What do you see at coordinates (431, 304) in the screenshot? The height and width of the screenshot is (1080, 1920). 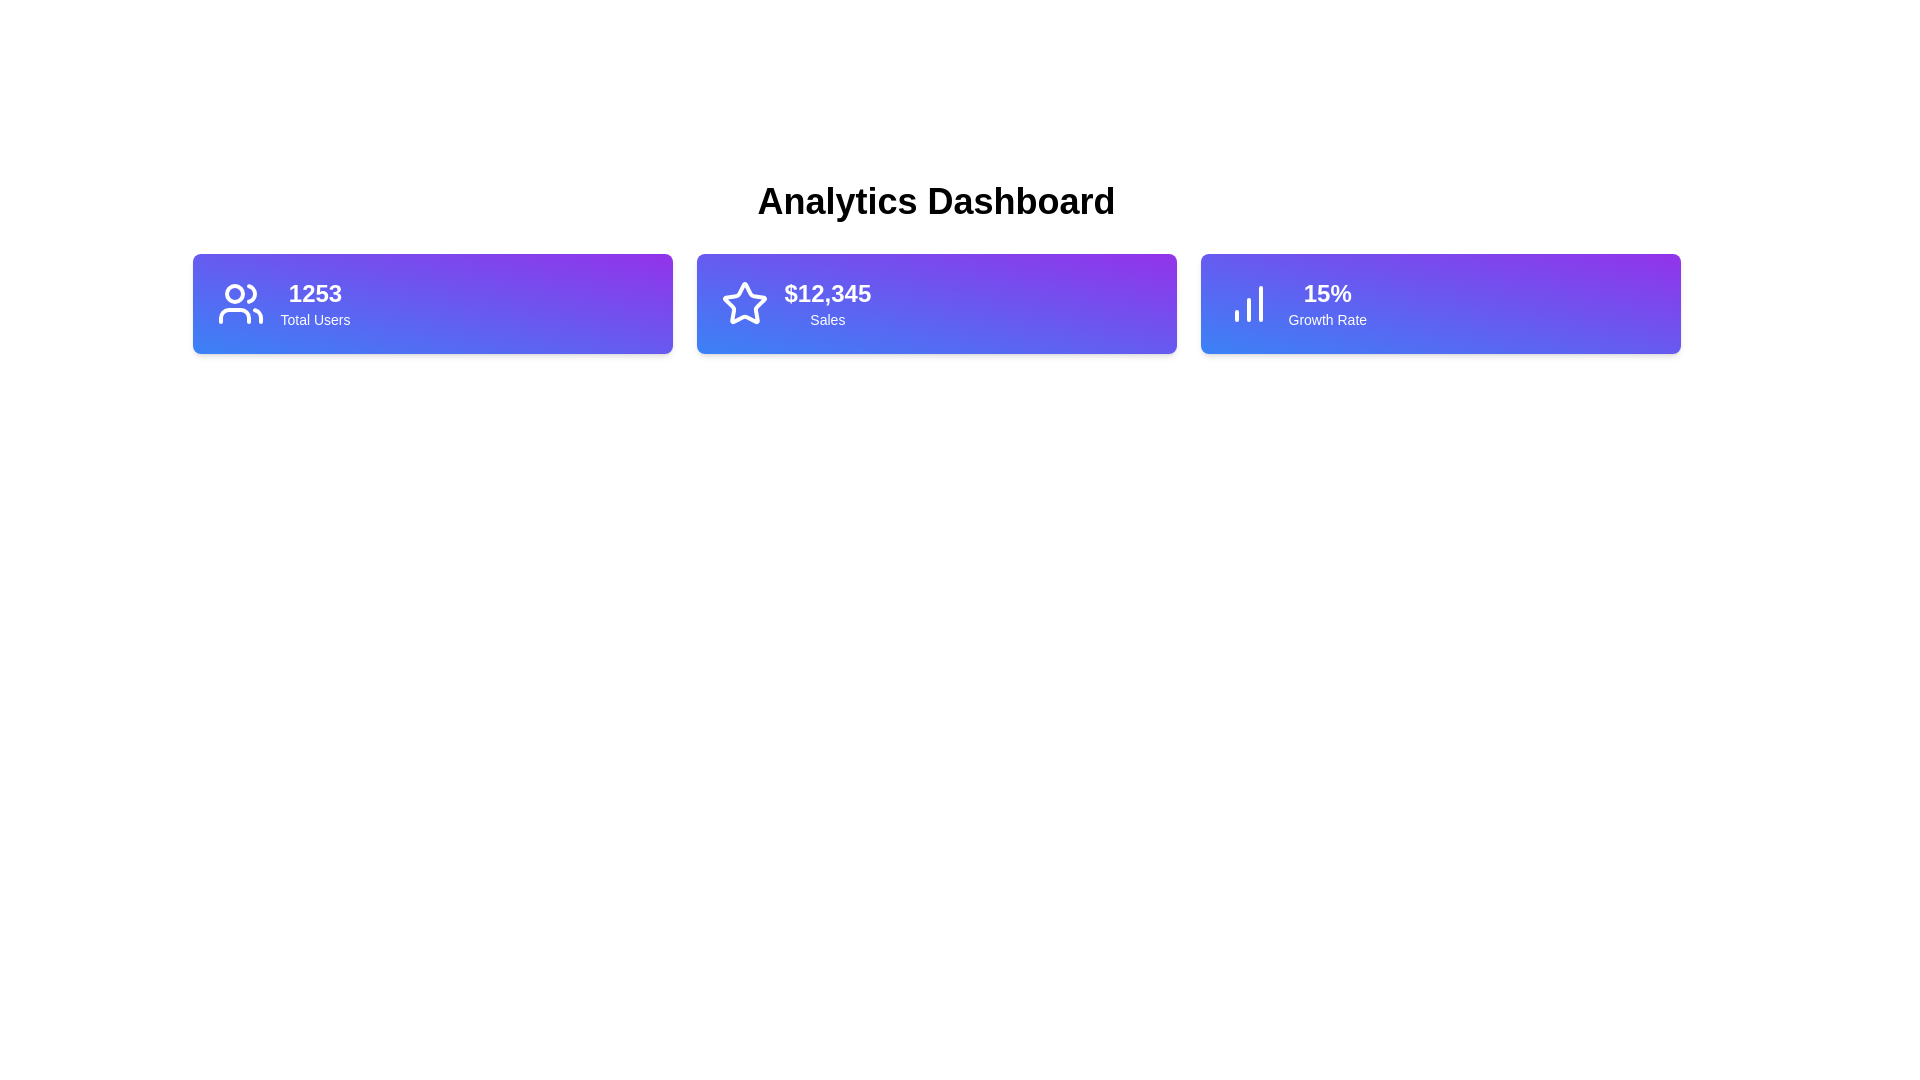 I see `metrics card displaying '1253 Total Users', which is the first in a row of three cards on the left side of the 'Analytics Dashboard'` at bounding box center [431, 304].